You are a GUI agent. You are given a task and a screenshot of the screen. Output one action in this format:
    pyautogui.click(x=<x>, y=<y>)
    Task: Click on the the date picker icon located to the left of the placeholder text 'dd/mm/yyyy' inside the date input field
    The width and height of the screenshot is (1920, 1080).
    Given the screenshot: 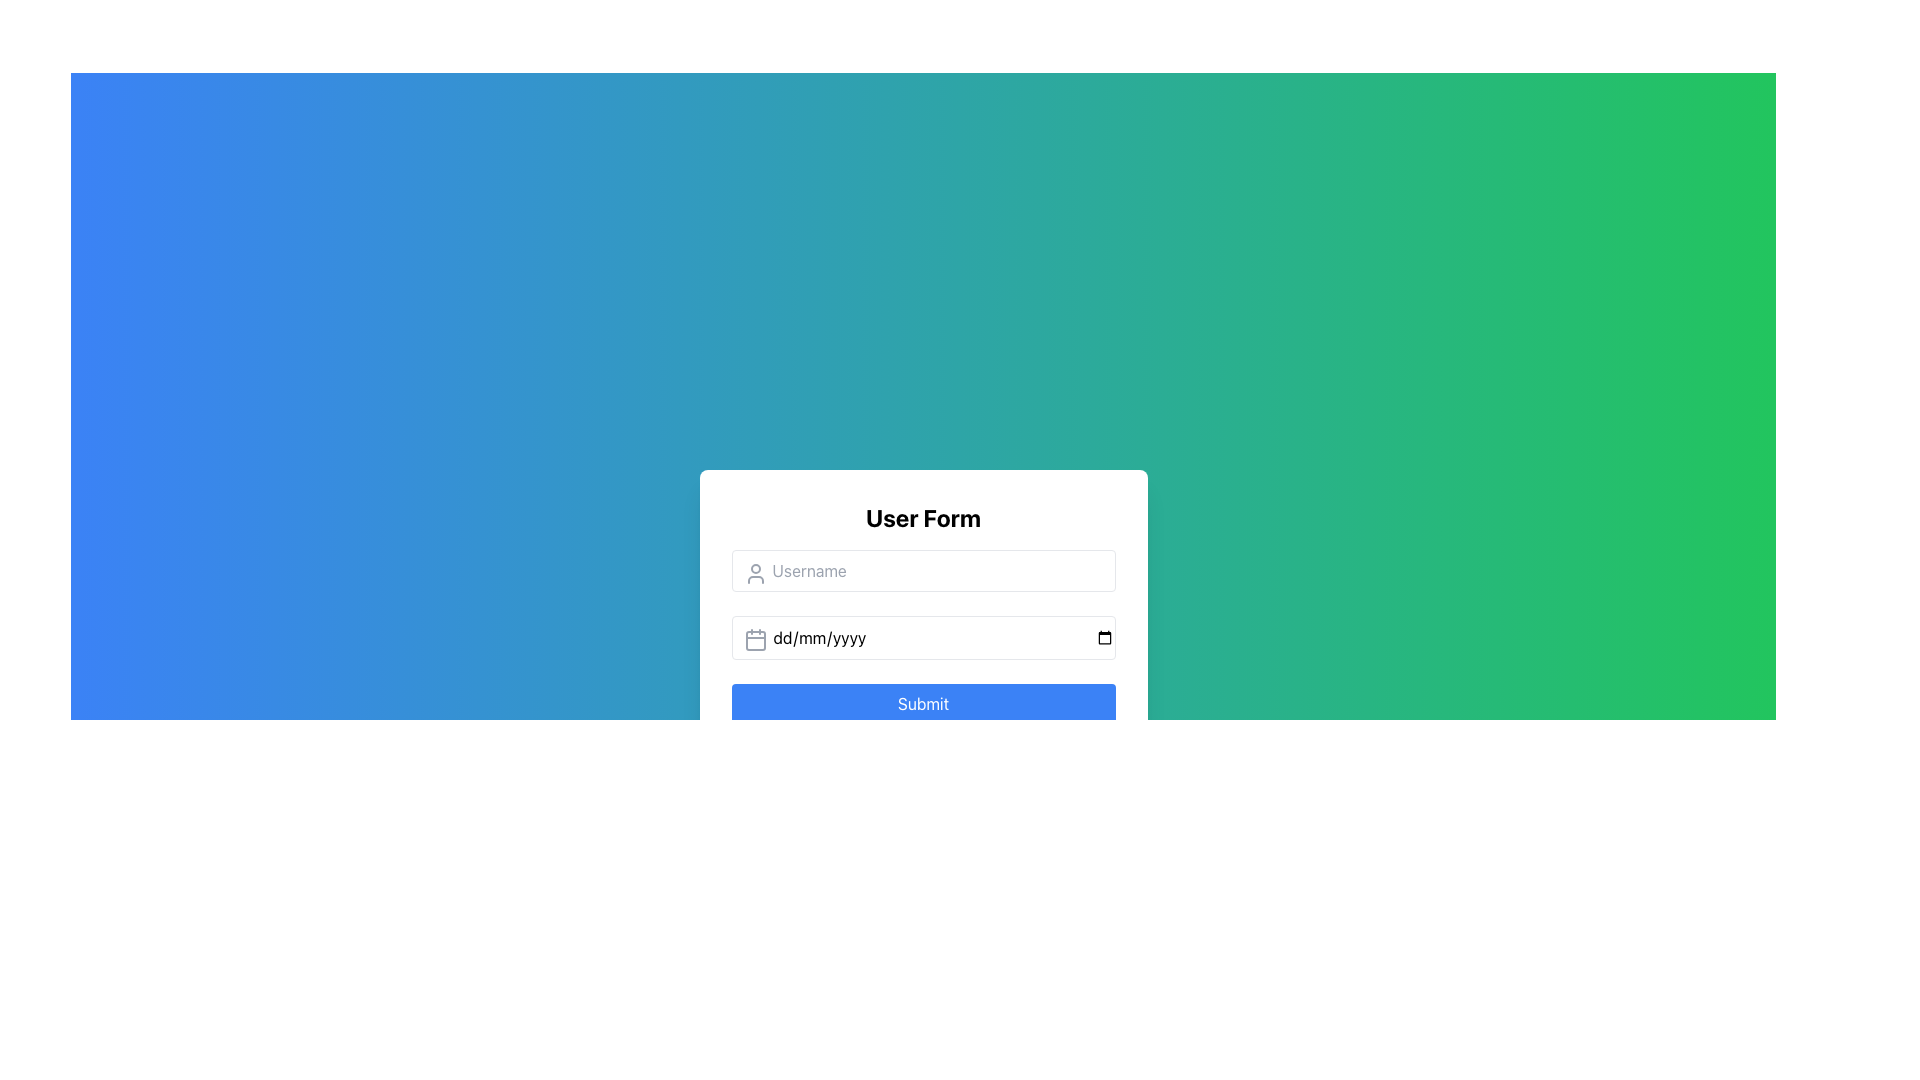 What is the action you would take?
    pyautogui.click(x=754, y=640)
    